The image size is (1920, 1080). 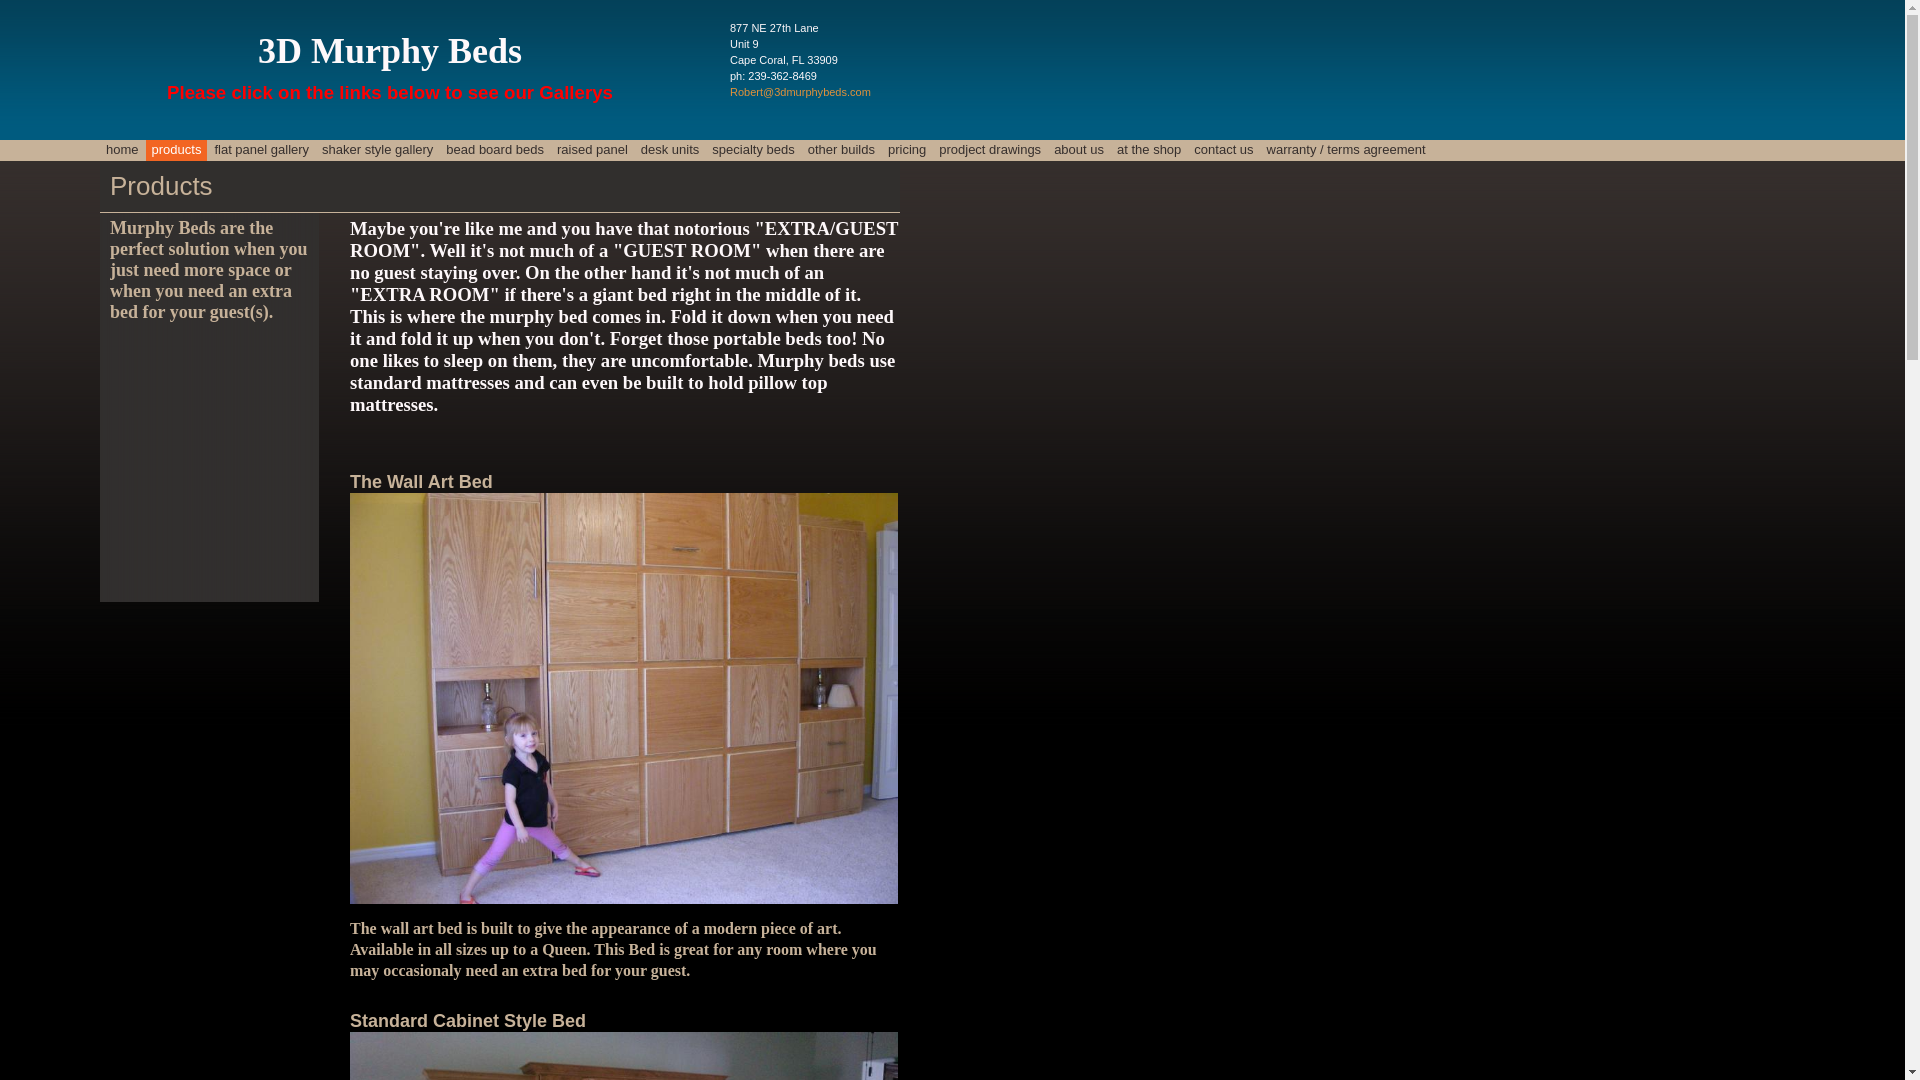 I want to click on 'pricing', so click(x=906, y=149).